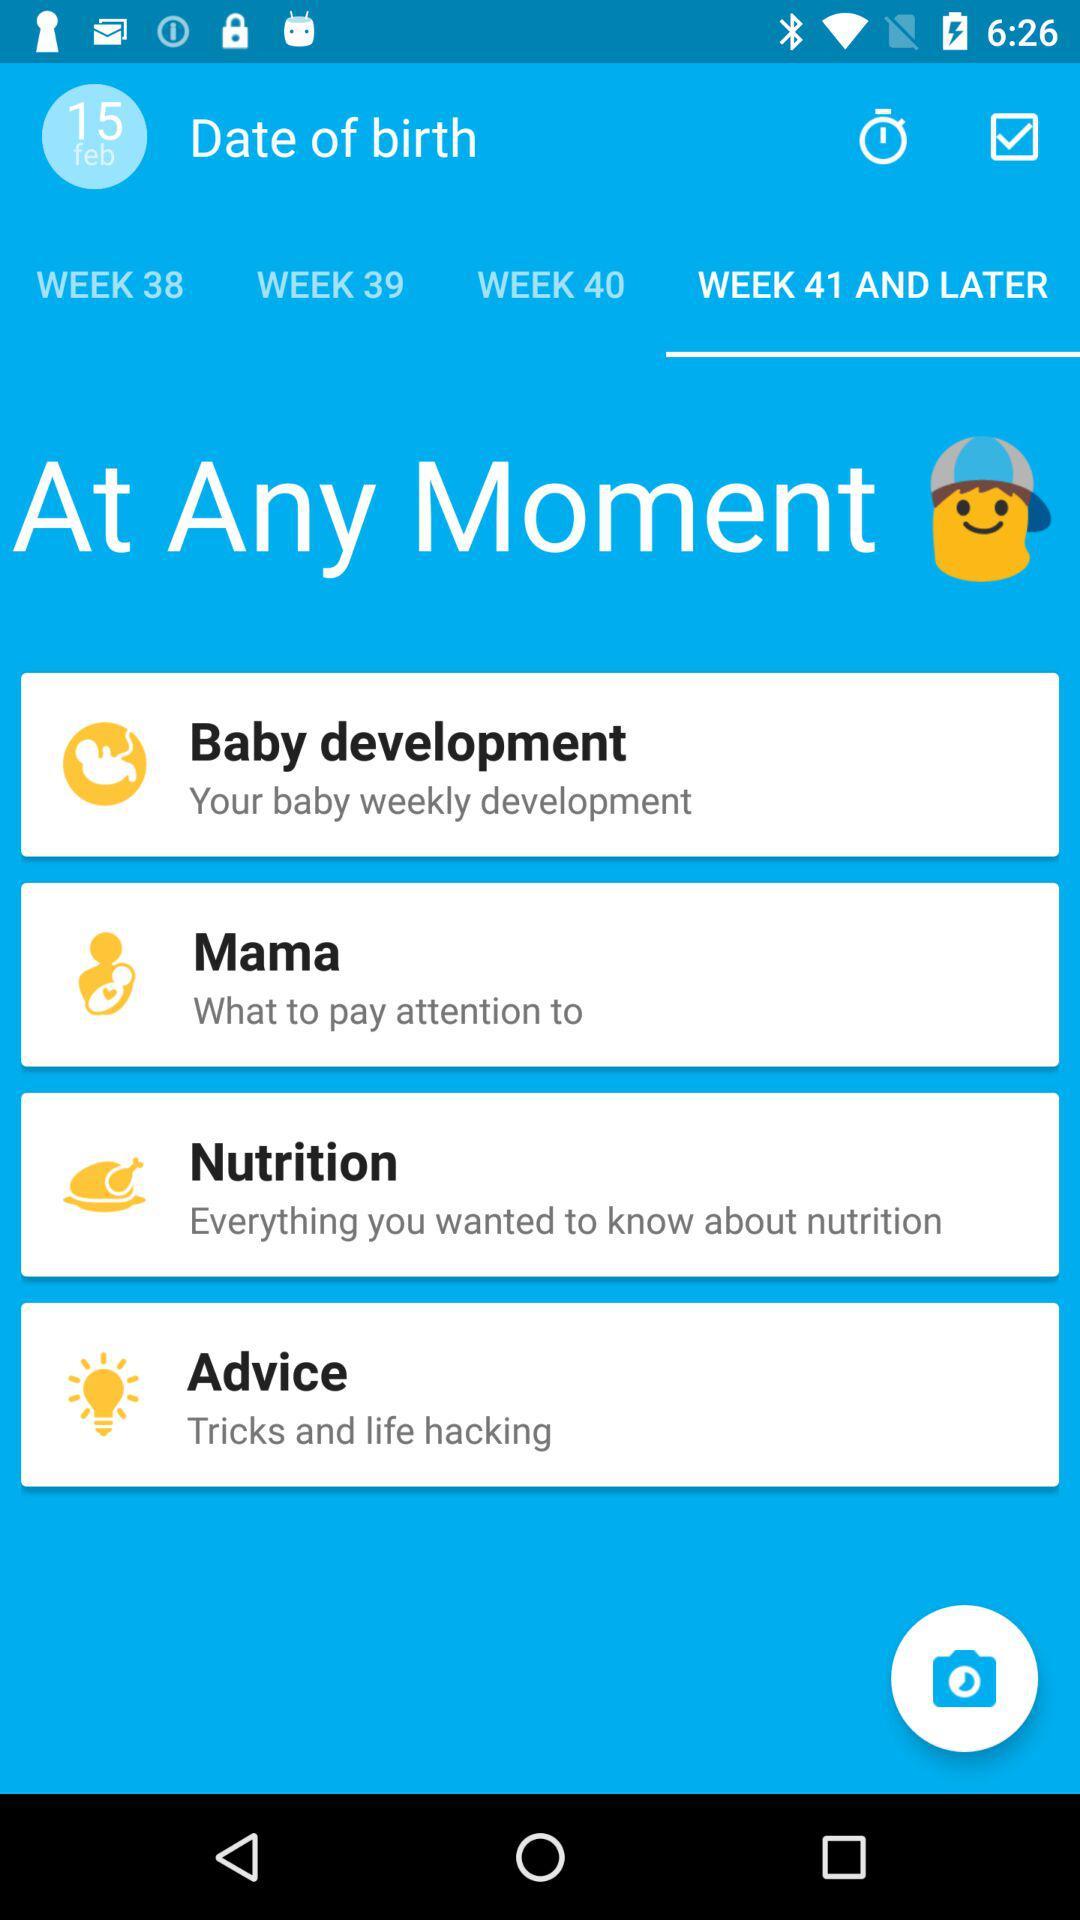  Describe the element at coordinates (963, 1678) in the screenshot. I see `take a photo` at that location.